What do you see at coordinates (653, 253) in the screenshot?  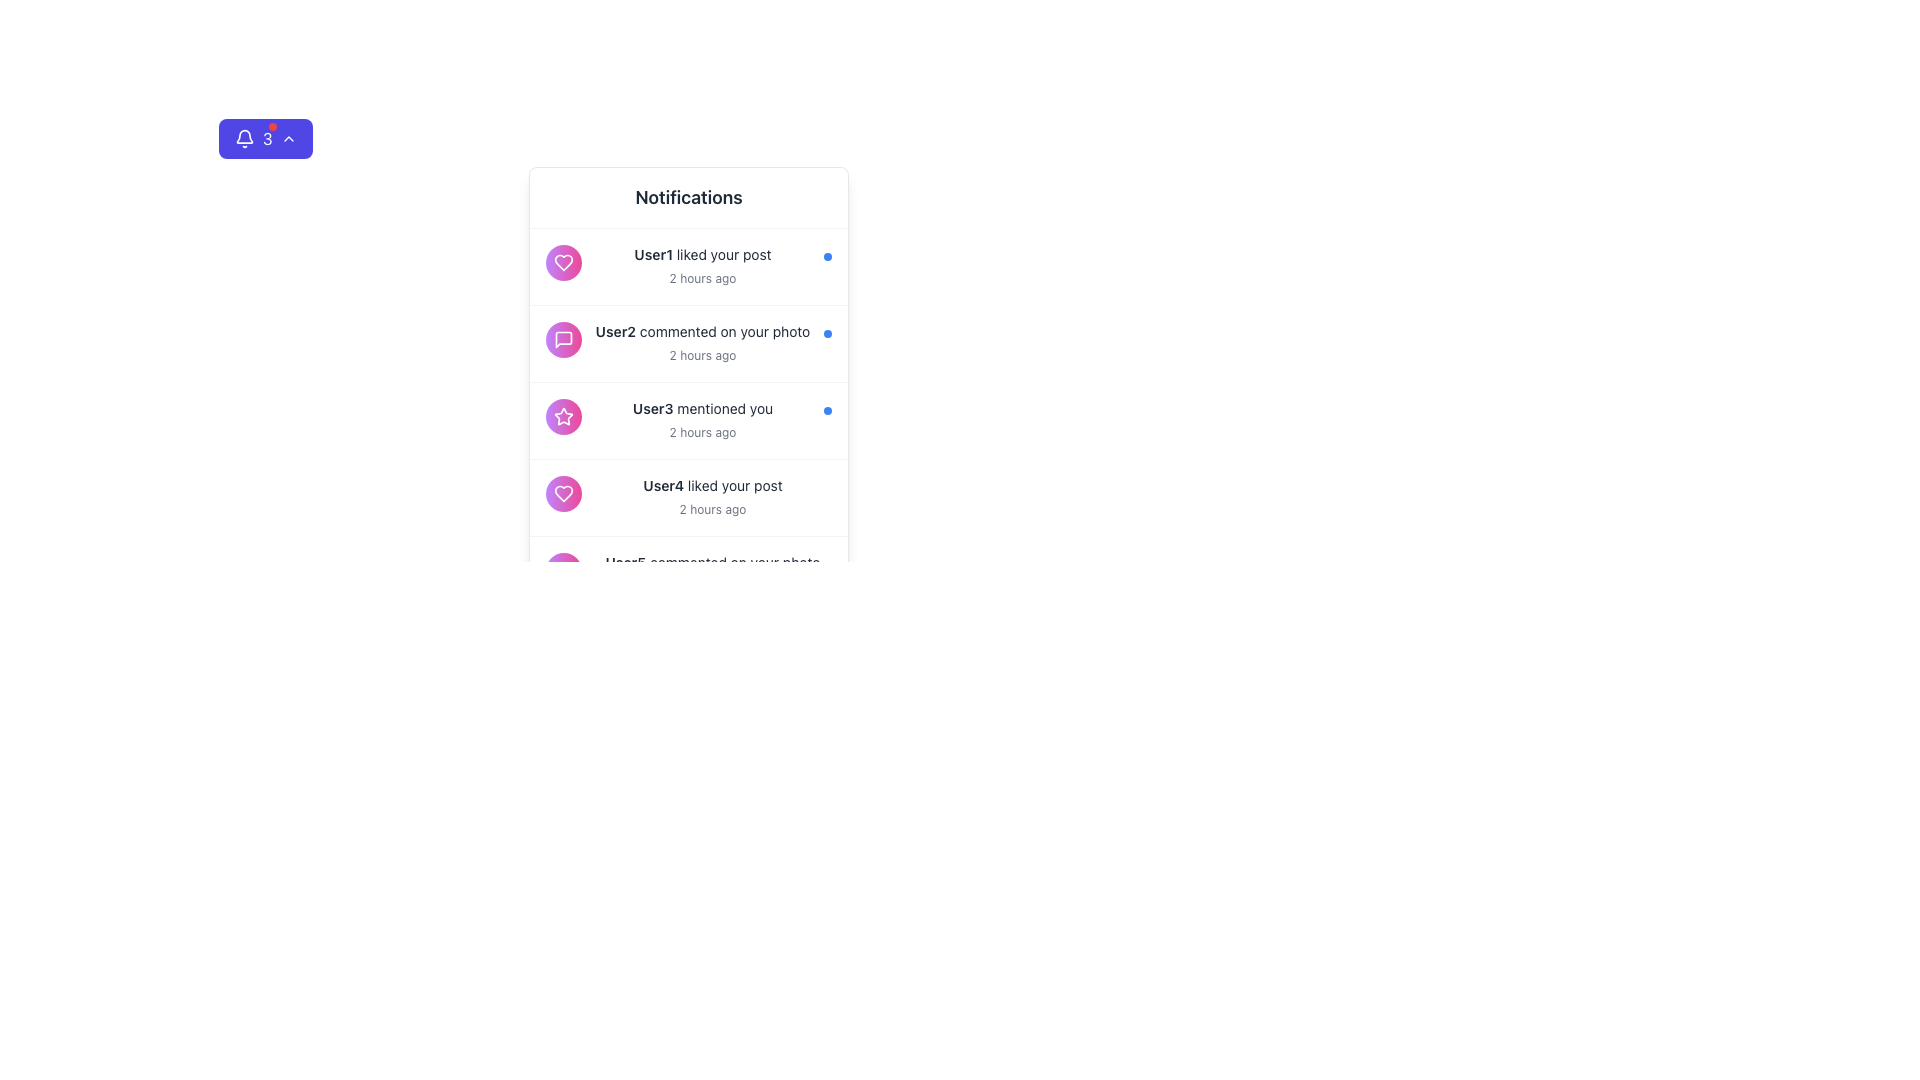 I see `the highlighted username 'User1' in the first notification entry, which is located immediately next to the heart icon on the left` at bounding box center [653, 253].